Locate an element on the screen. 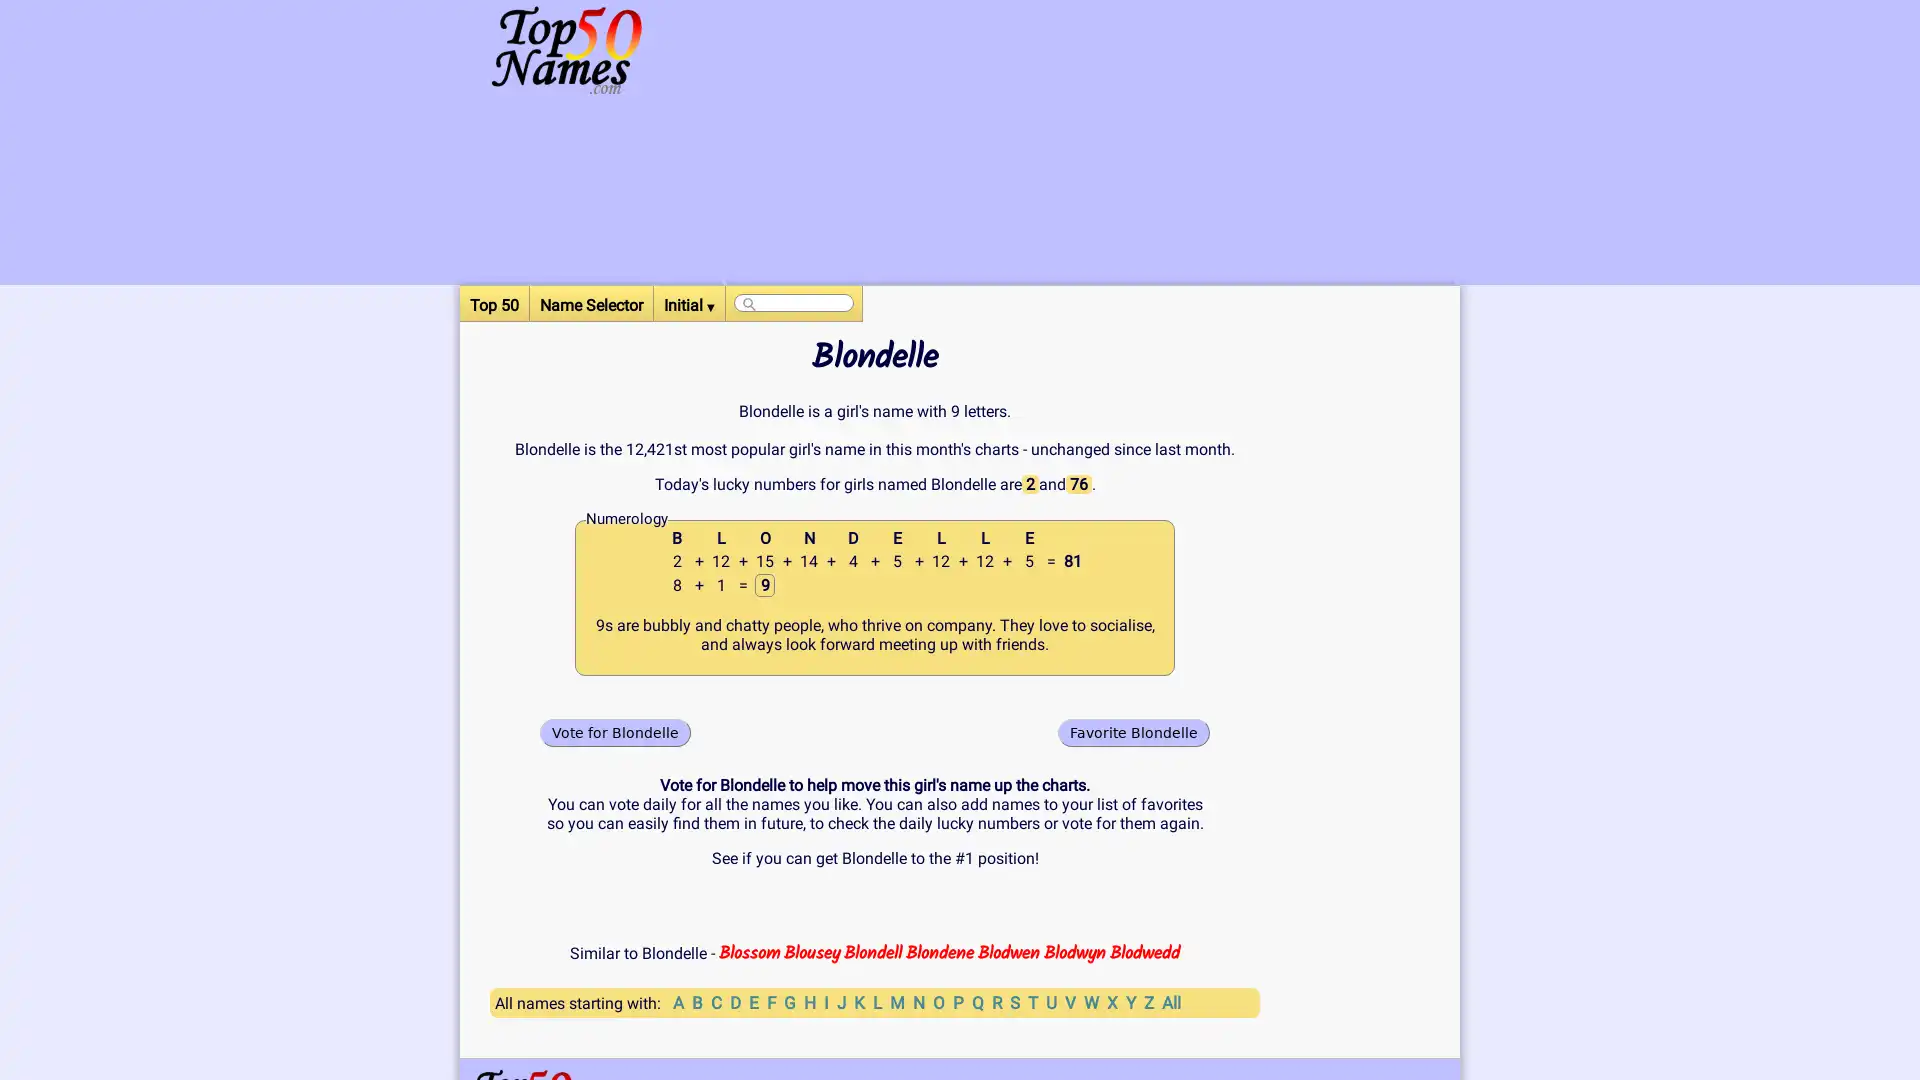 The width and height of the screenshot is (1920, 1080). Favorite Blondelle is located at coordinates (1133, 732).